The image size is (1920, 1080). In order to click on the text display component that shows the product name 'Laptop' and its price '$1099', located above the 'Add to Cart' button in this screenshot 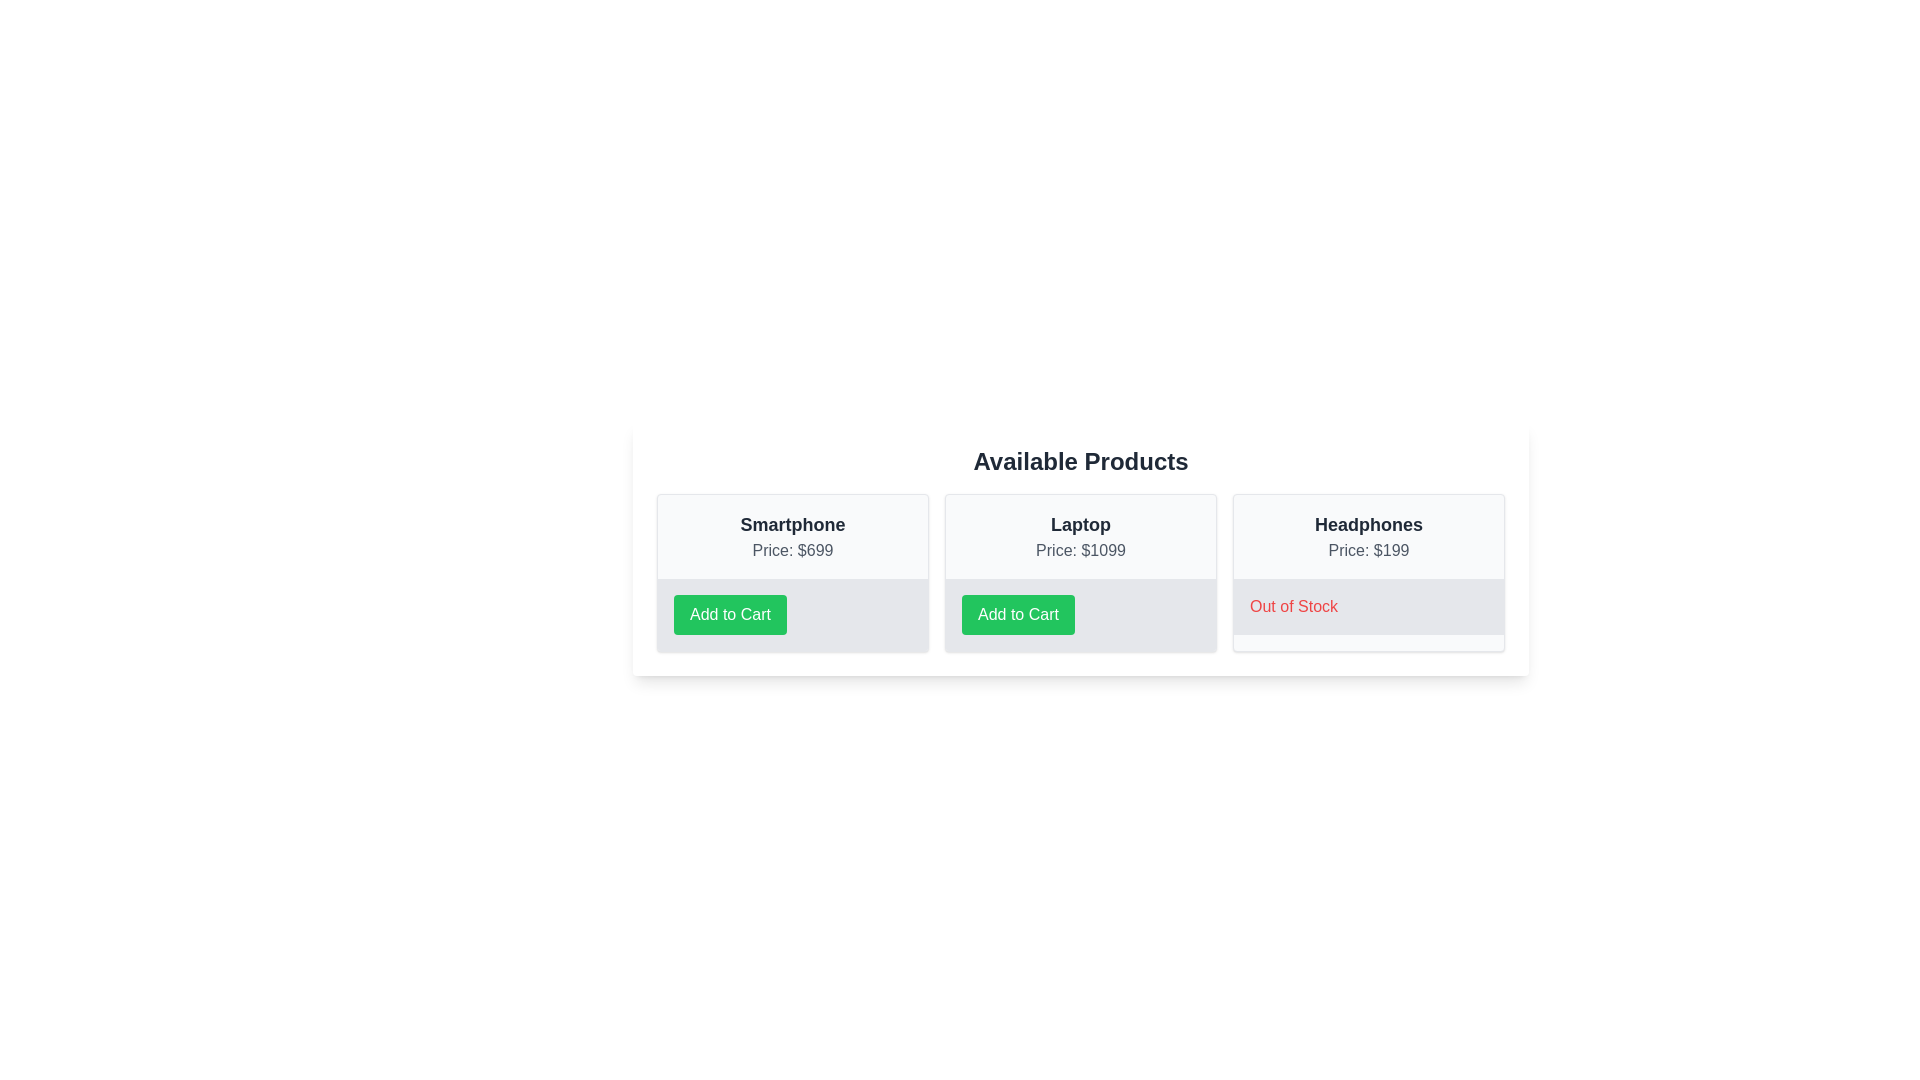, I will do `click(1079, 535)`.